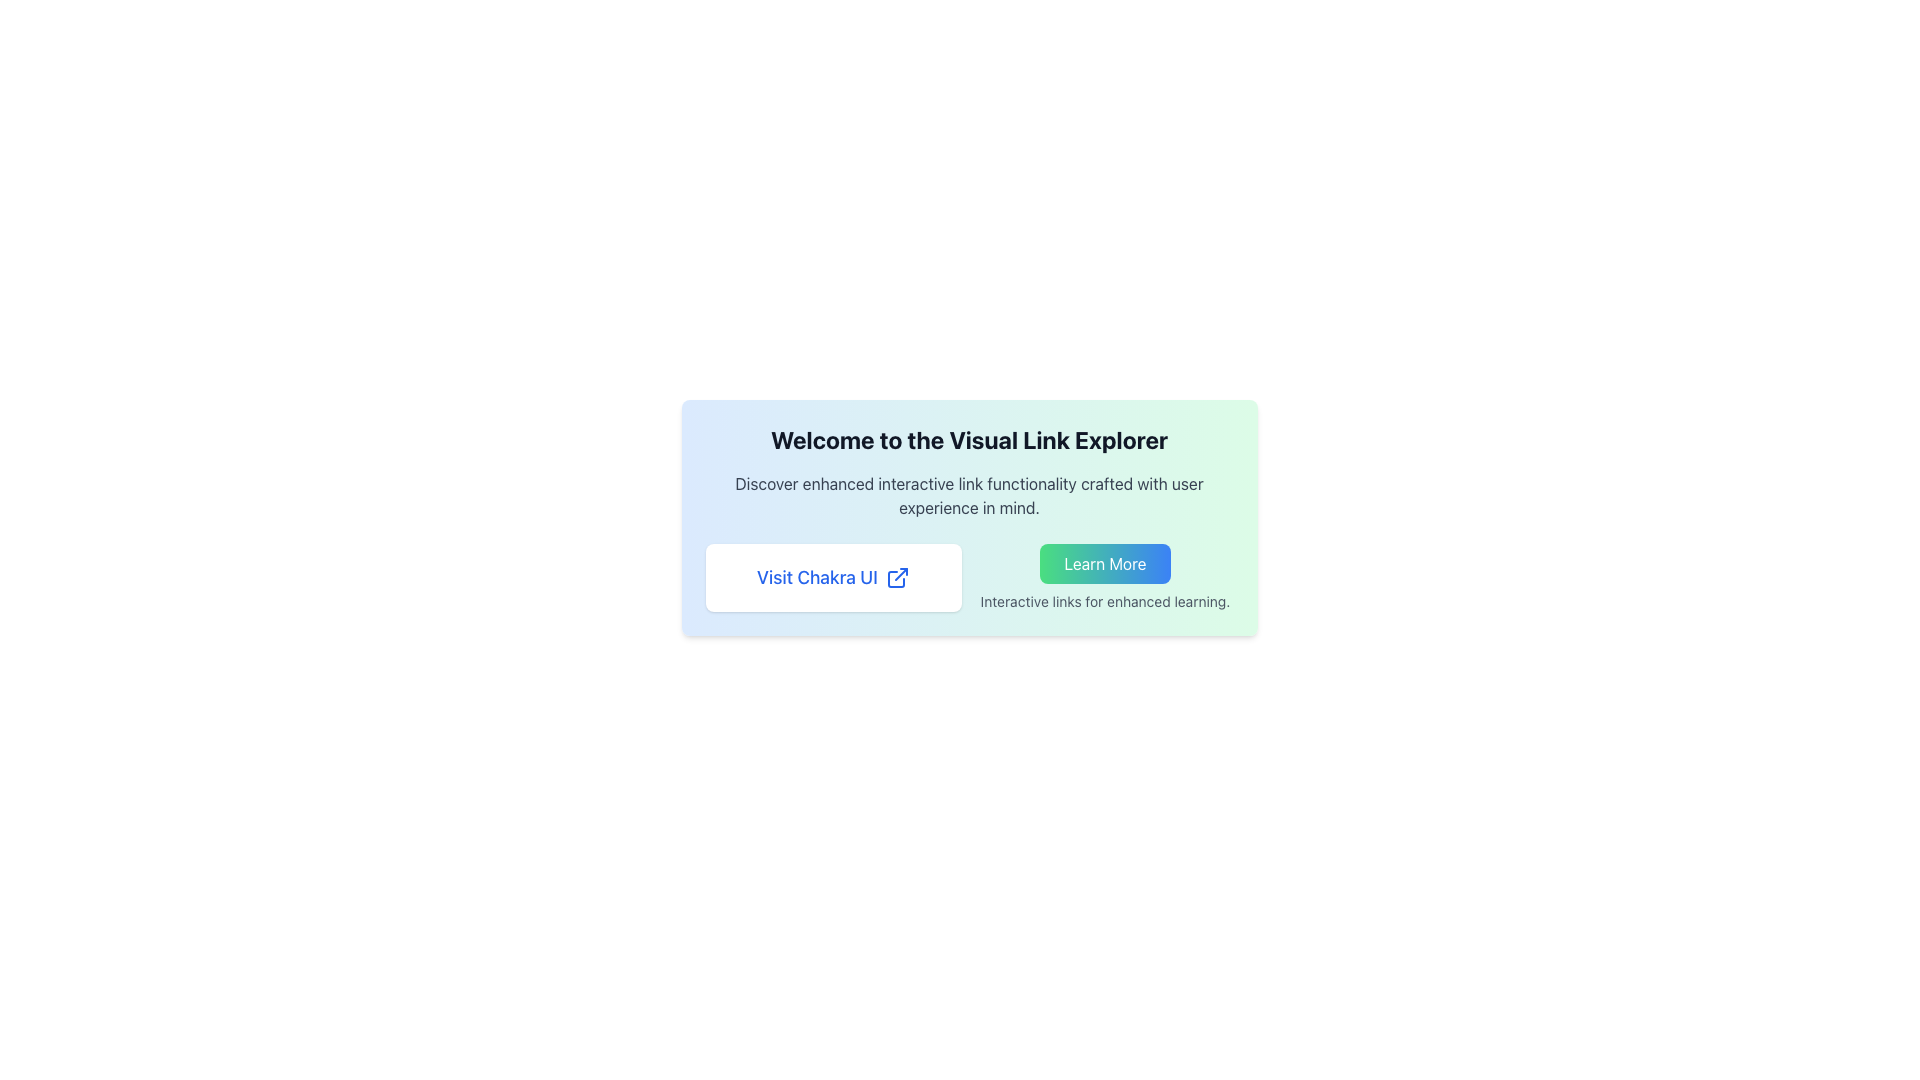 Image resolution: width=1920 pixels, height=1080 pixels. What do you see at coordinates (1104, 600) in the screenshot?
I see `the static text label reading 'Interactive links for enhanced learning.' which is styled in gray and located below the 'Learn More' button` at bounding box center [1104, 600].